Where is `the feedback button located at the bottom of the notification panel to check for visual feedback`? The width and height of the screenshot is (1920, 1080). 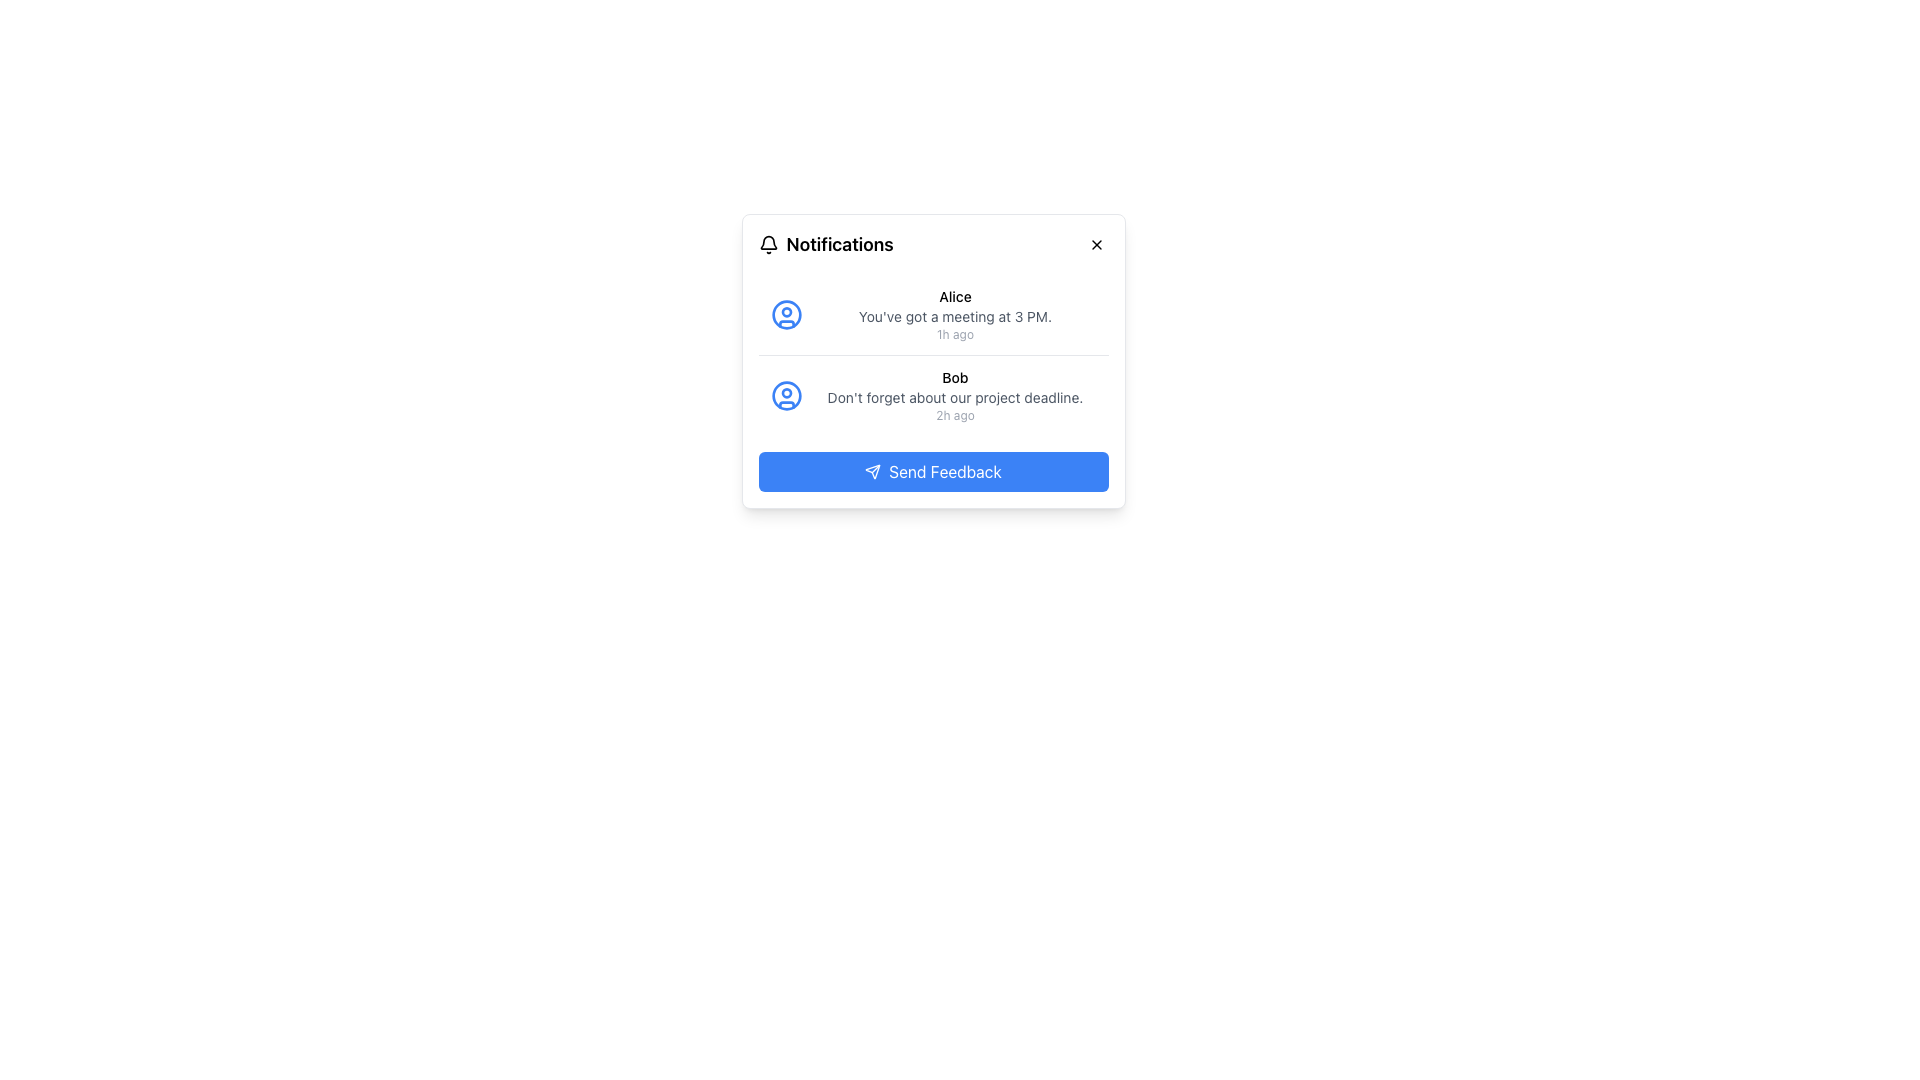 the feedback button located at the bottom of the notification panel to check for visual feedback is located at coordinates (932, 471).